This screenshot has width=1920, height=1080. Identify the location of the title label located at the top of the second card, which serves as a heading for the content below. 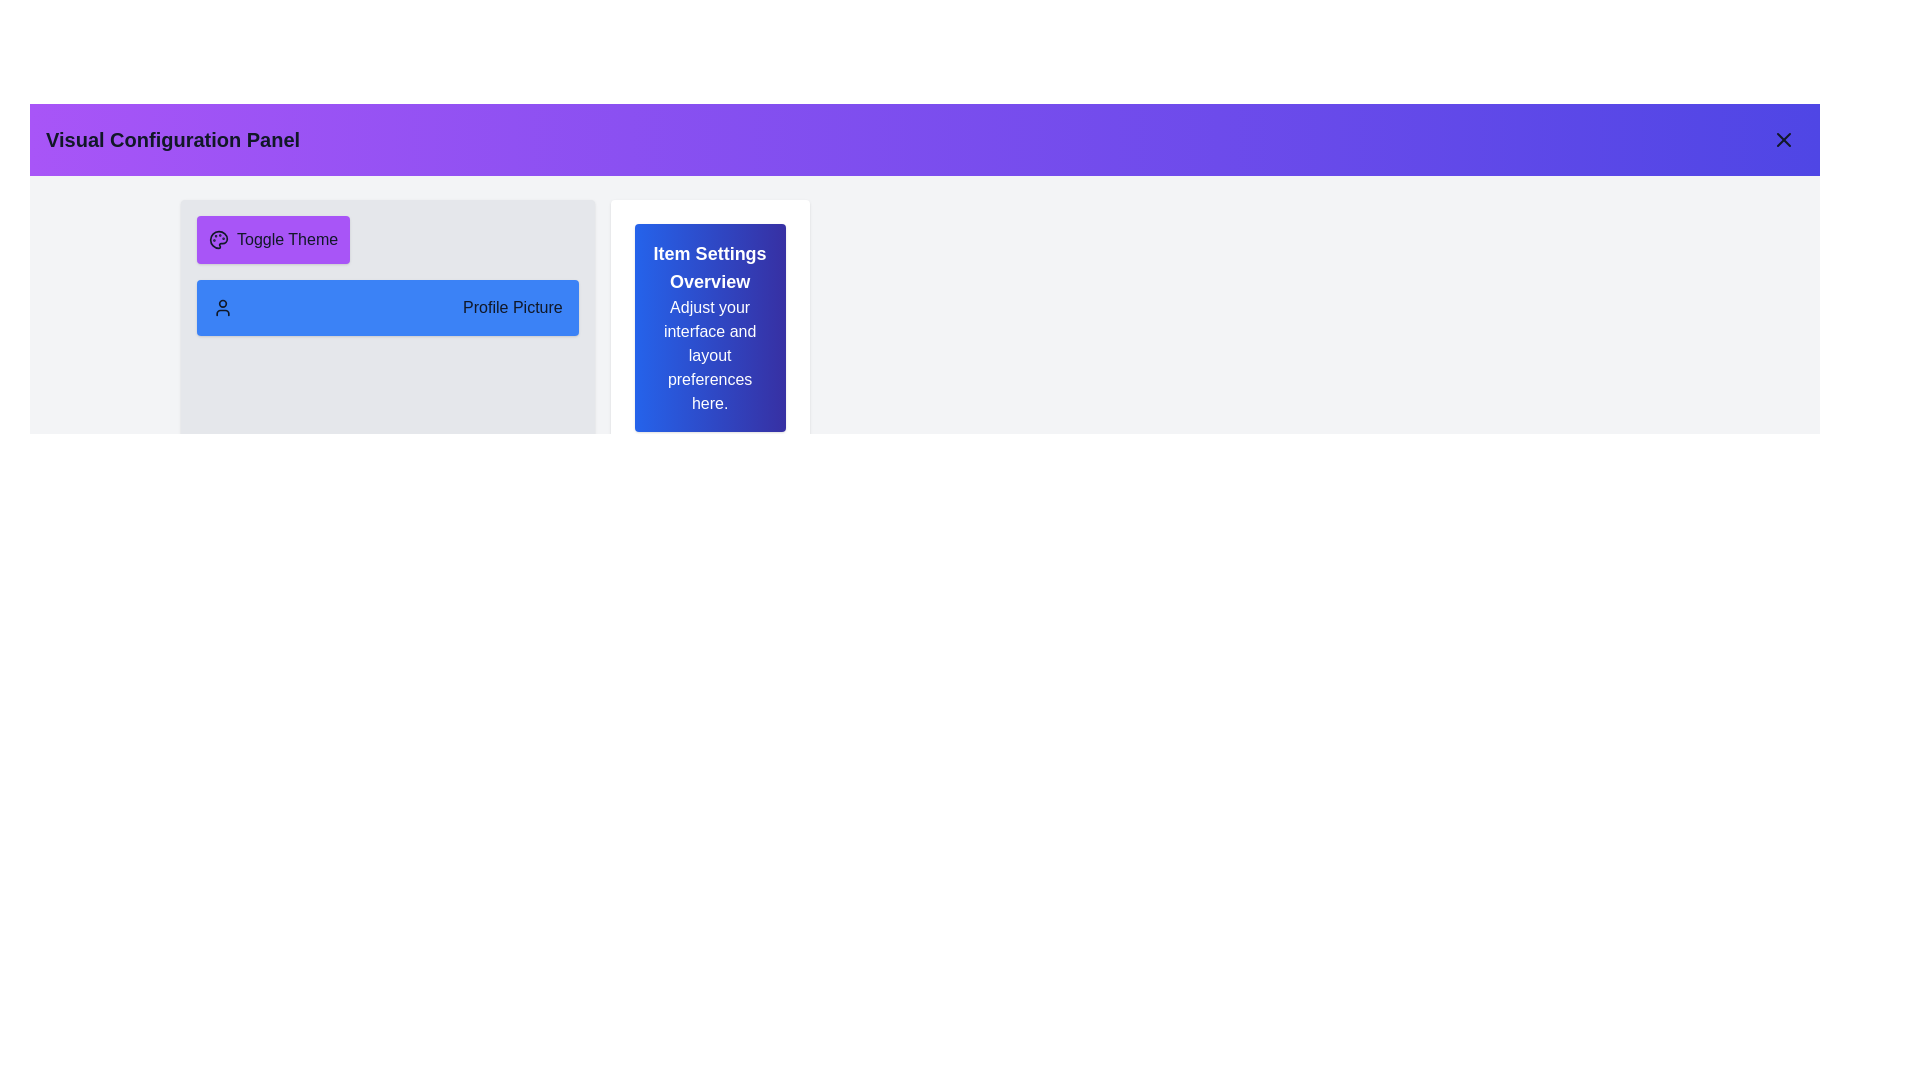
(710, 266).